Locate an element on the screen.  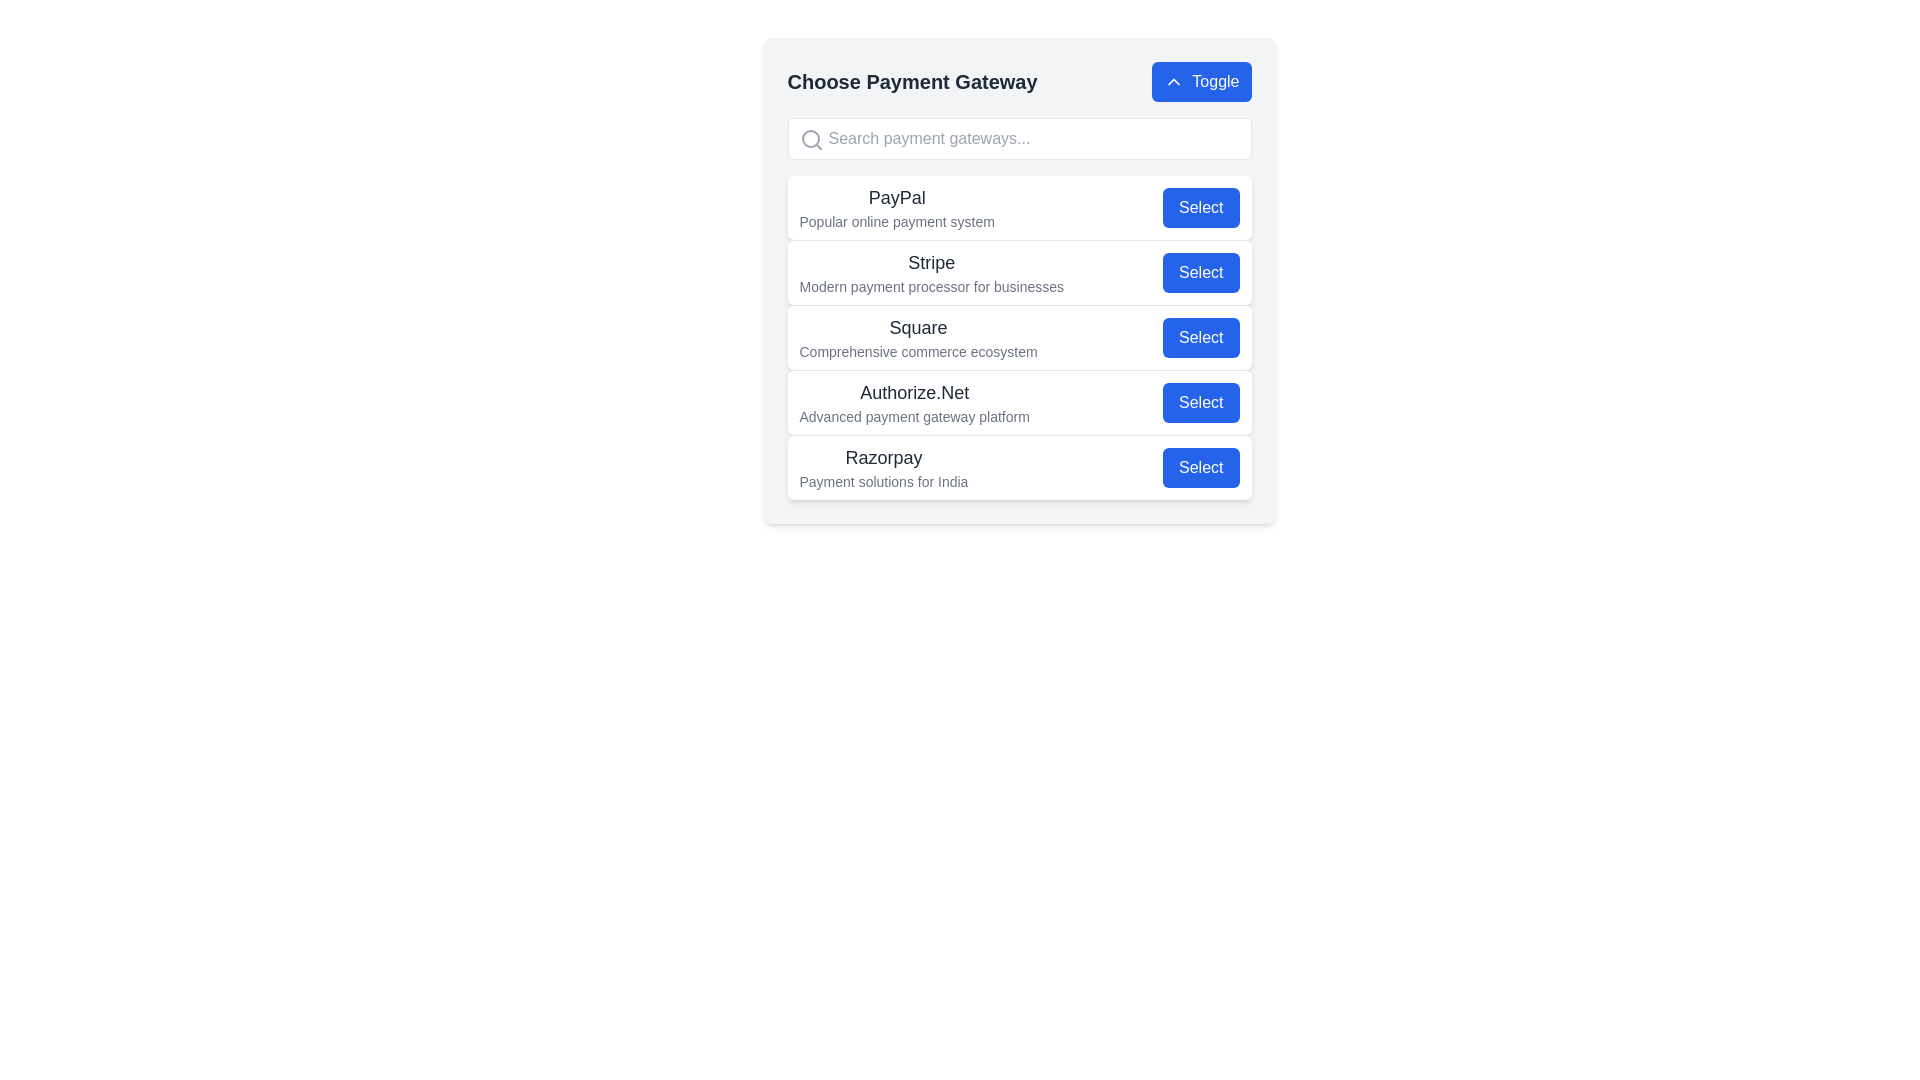
the circular icon of the magnifying glass located within the search bar at the top of the payment gateway selection interface is located at coordinates (810, 137).